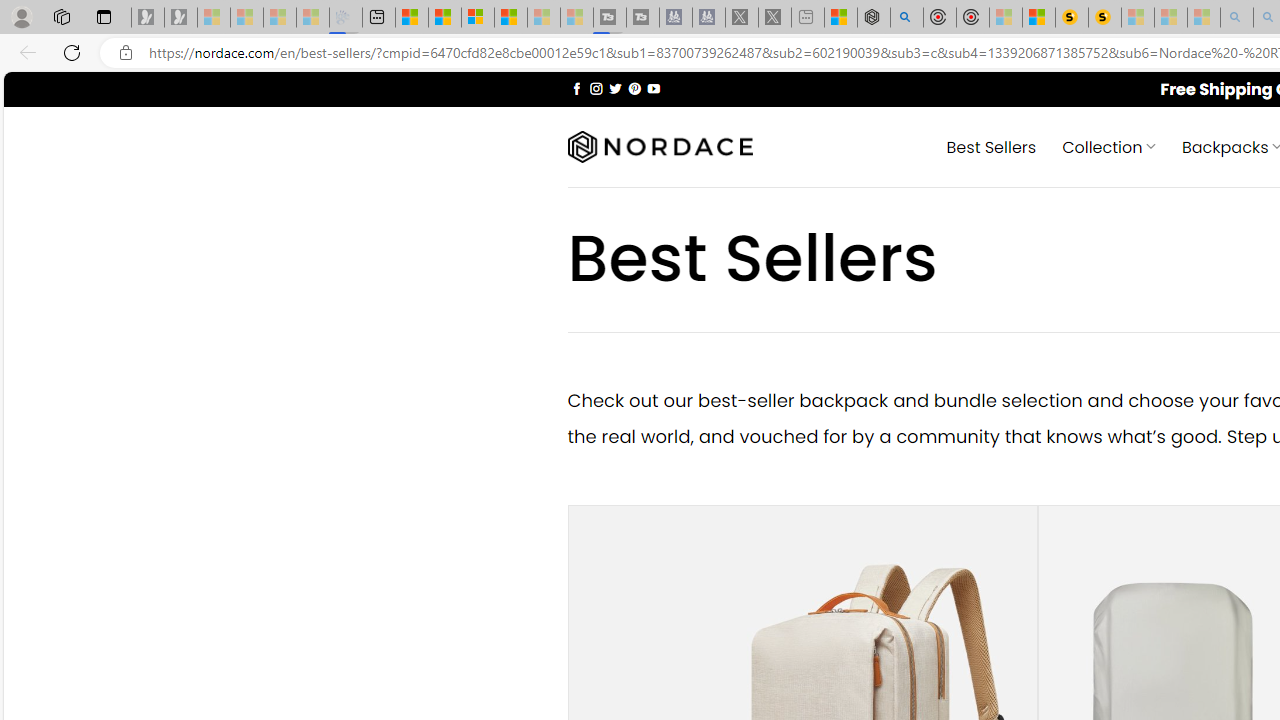 This screenshot has height=720, width=1280. What do you see at coordinates (633, 87) in the screenshot?
I see `'Follow on Pinterest'` at bounding box center [633, 87].